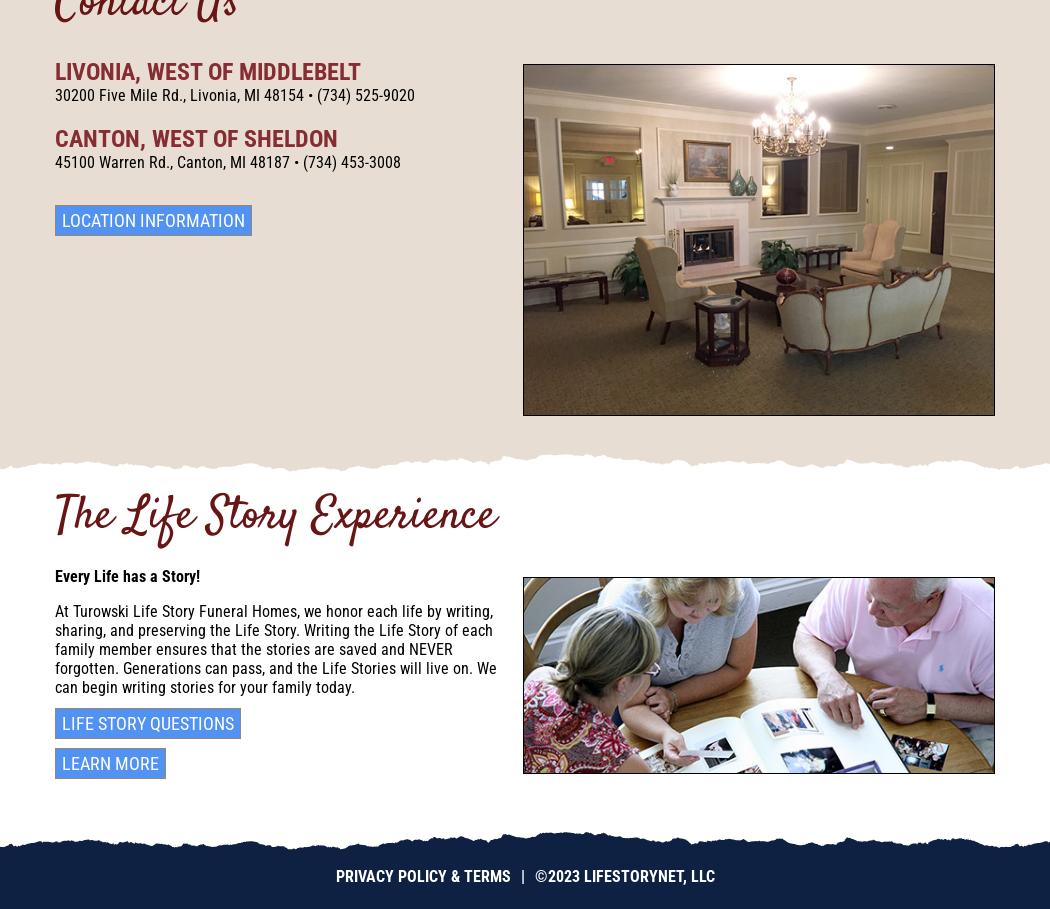 This screenshot has height=909, width=1050. What do you see at coordinates (207, 70) in the screenshot?
I see `'Livonia, West of Middlebelt'` at bounding box center [207, 70].